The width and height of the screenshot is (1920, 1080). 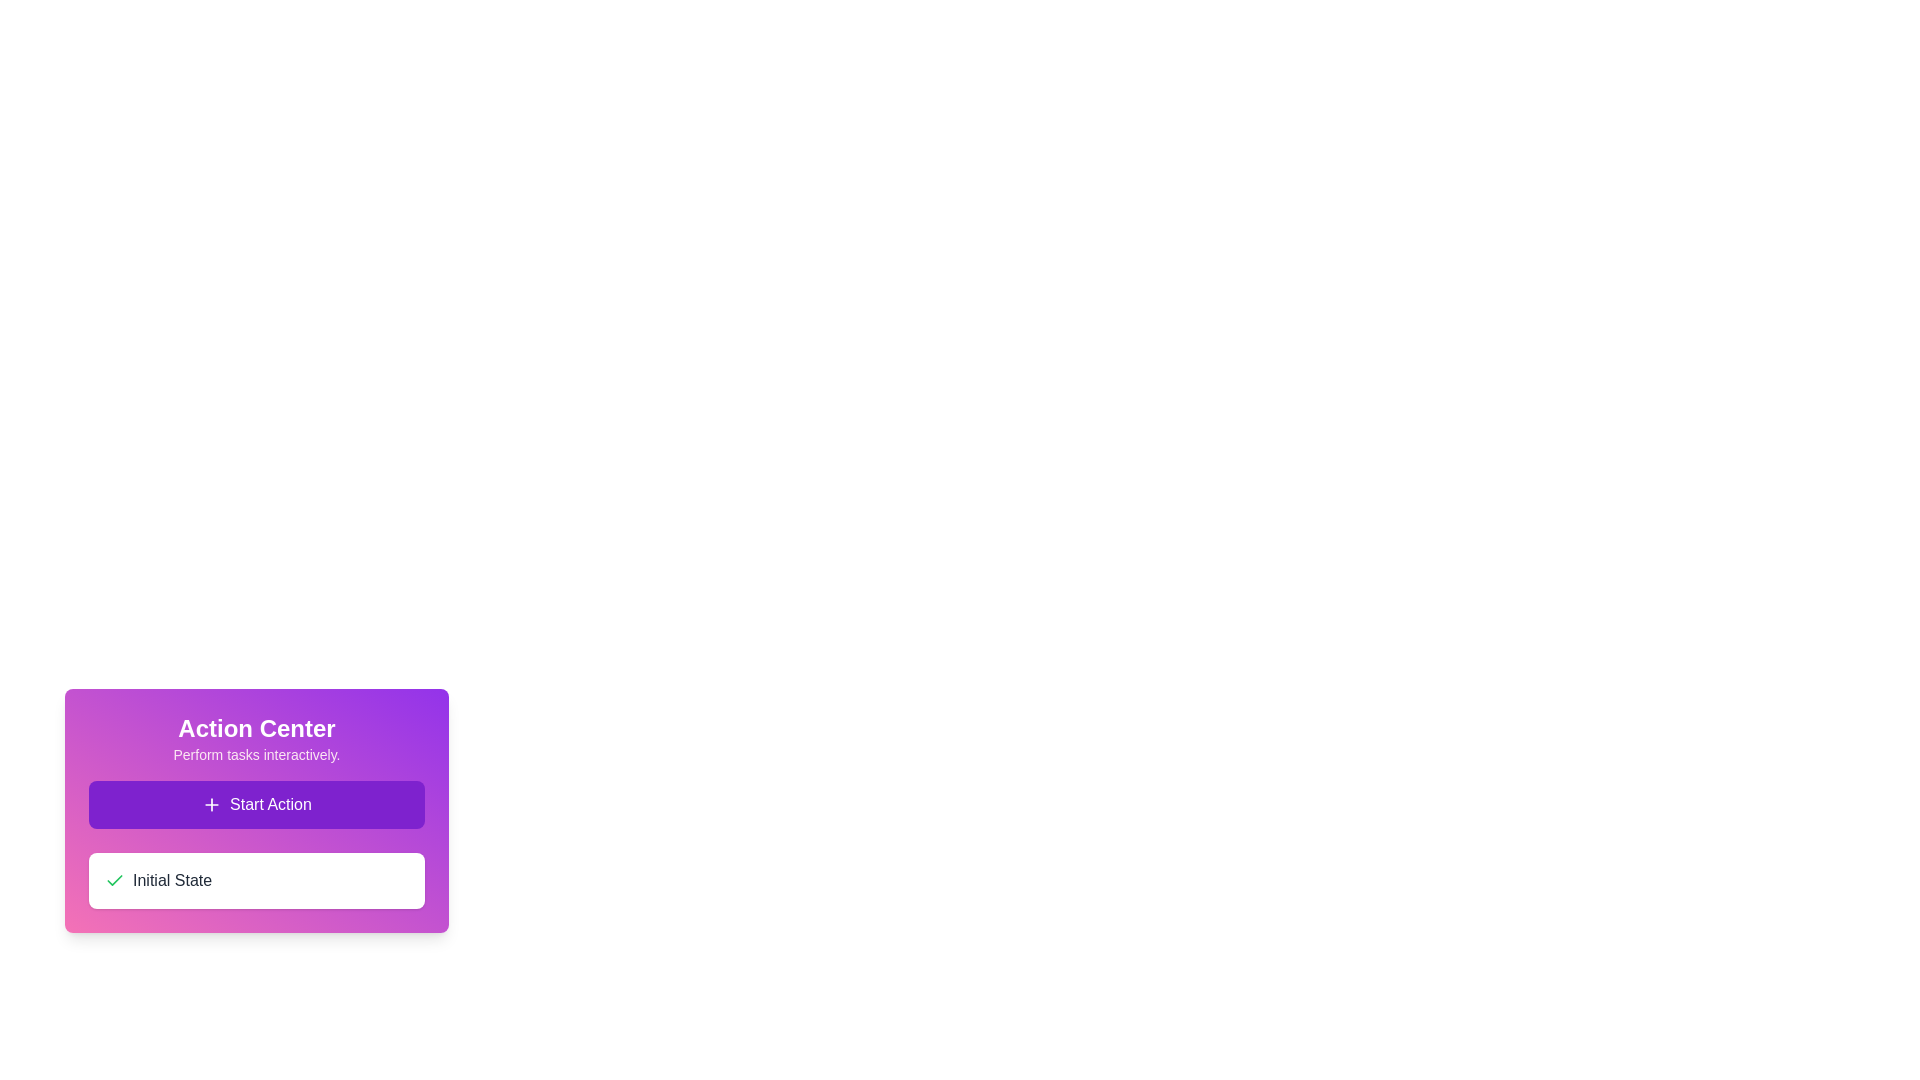 What do you see at coordinates (114, 879) in the screenshot?
I see `the SVG Icon indicating the 'Initial State' to visually confirm its activation or completion status` at bounding box center [114, 879].